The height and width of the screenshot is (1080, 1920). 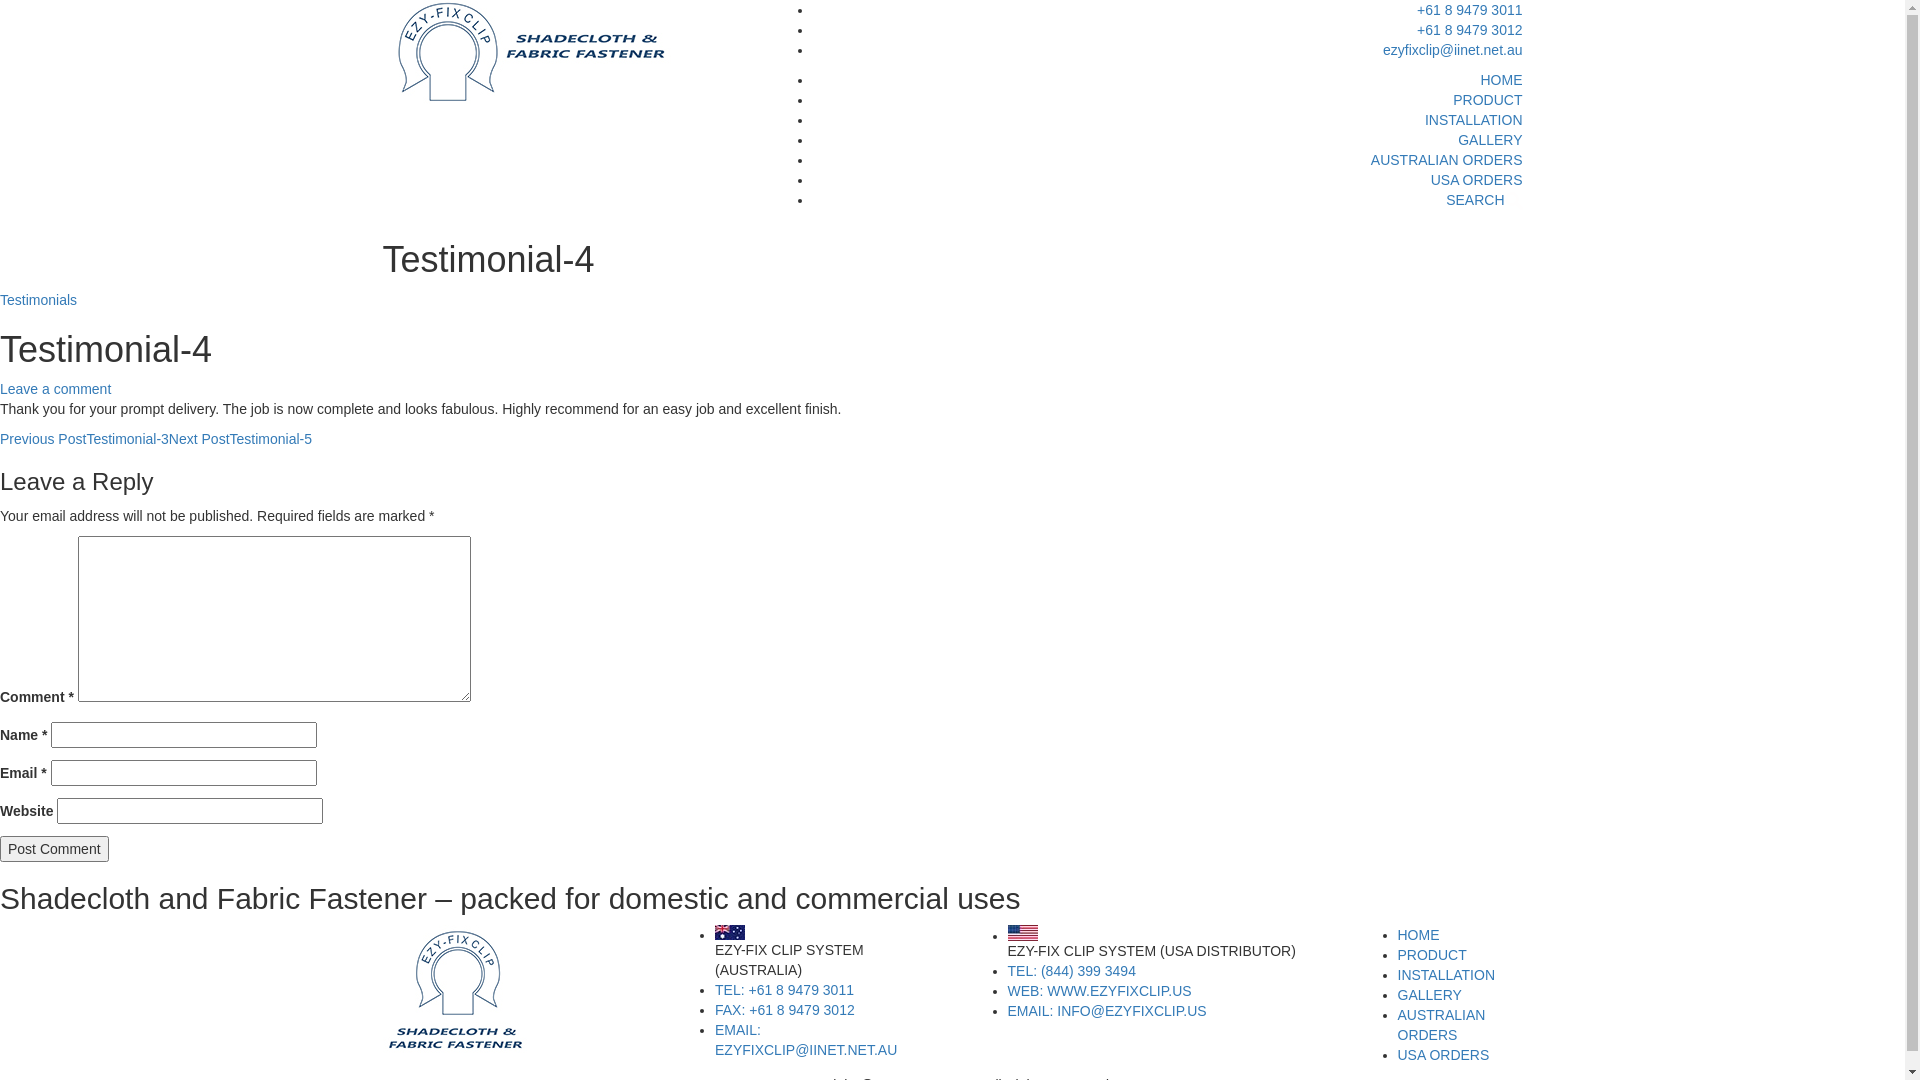 I want to click on 'EMAIL: INFO@EZYFIXCLIP.US', so click(x=1106, y=1010).